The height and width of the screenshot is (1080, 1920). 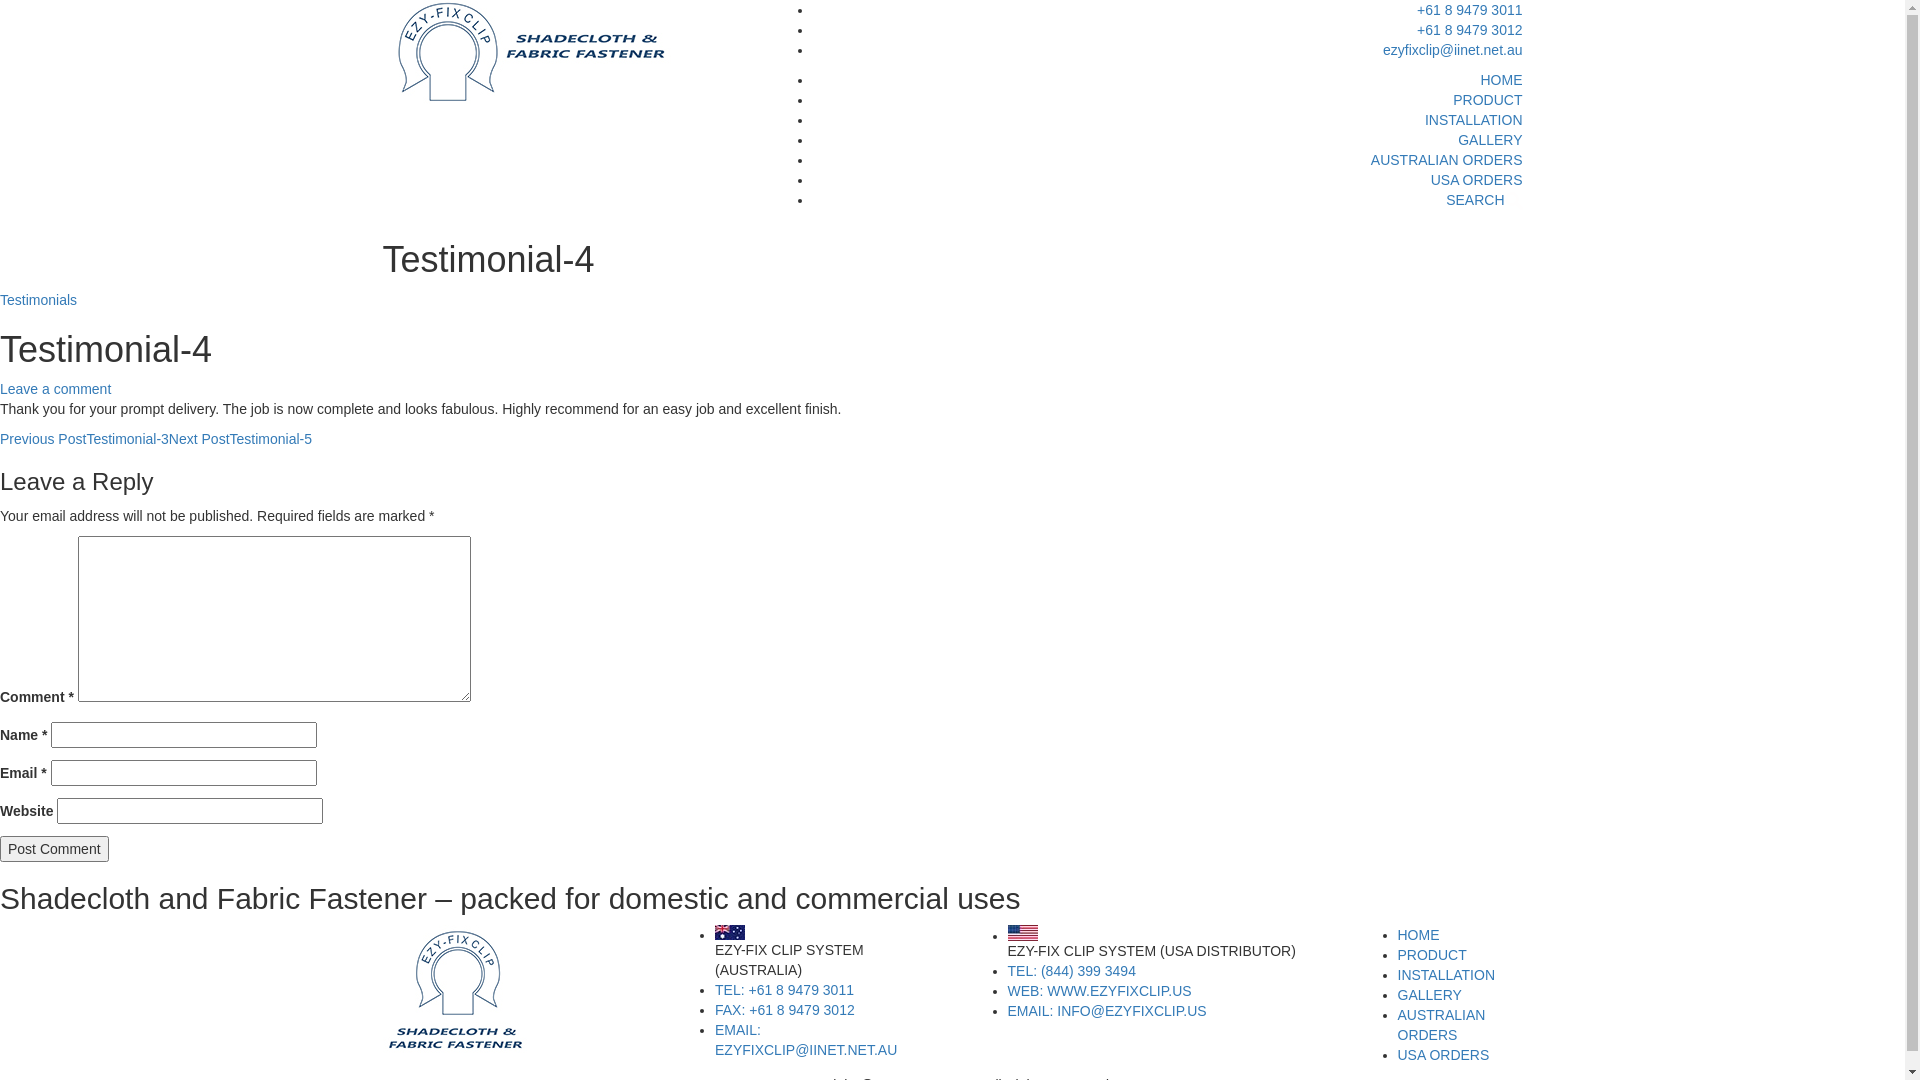 I want to click on 'EMAIL: INFO@EZYFIXCLIP.US', so click(x=1106, y=1010).